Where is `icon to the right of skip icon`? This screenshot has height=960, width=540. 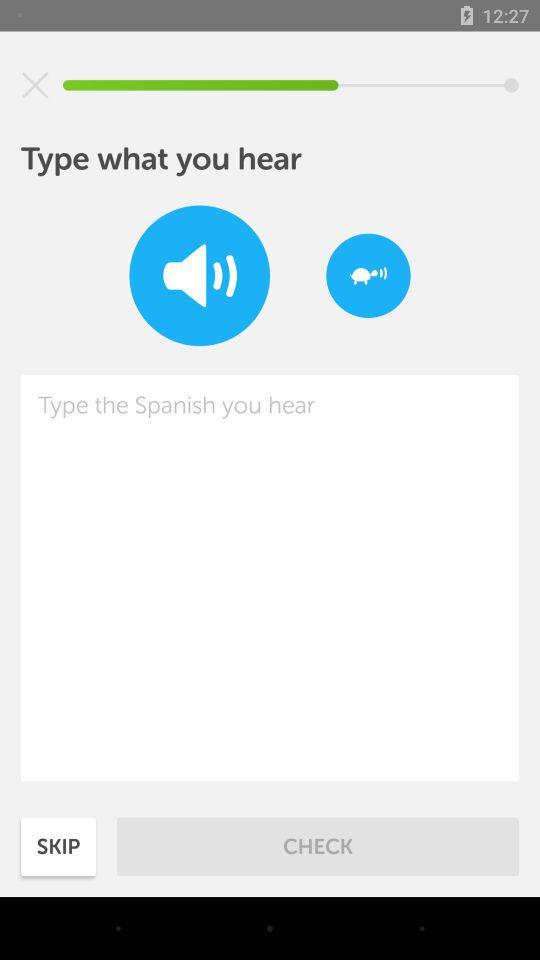
icon to the right of skip icon is located at coordinates (318, 845).